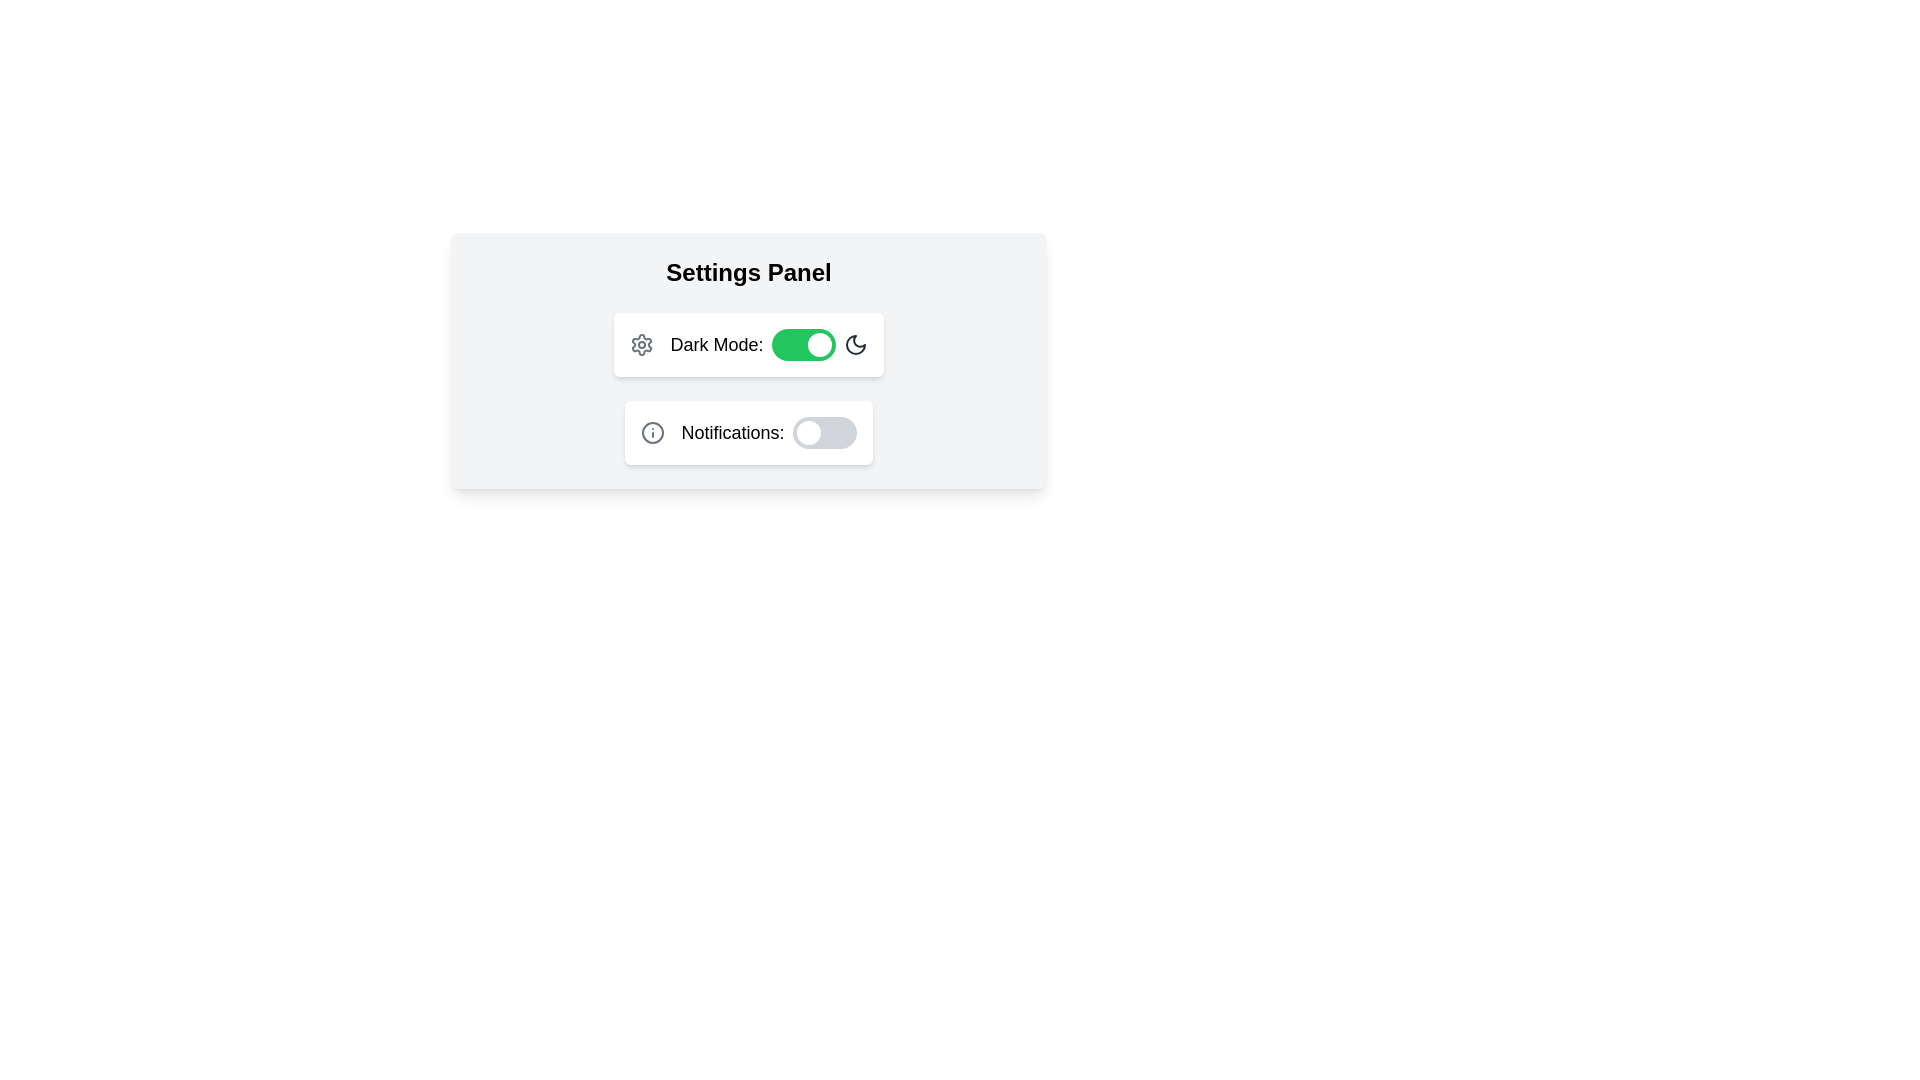 This screenshot has width=1920, height=1080. What do you see at coordinates (653, 431) in the screenshot?
I see `the circular 'info' icon with a gray outlined shape in the notifications section of the settings panel for informative purposes` at bounding box center [653, 431].